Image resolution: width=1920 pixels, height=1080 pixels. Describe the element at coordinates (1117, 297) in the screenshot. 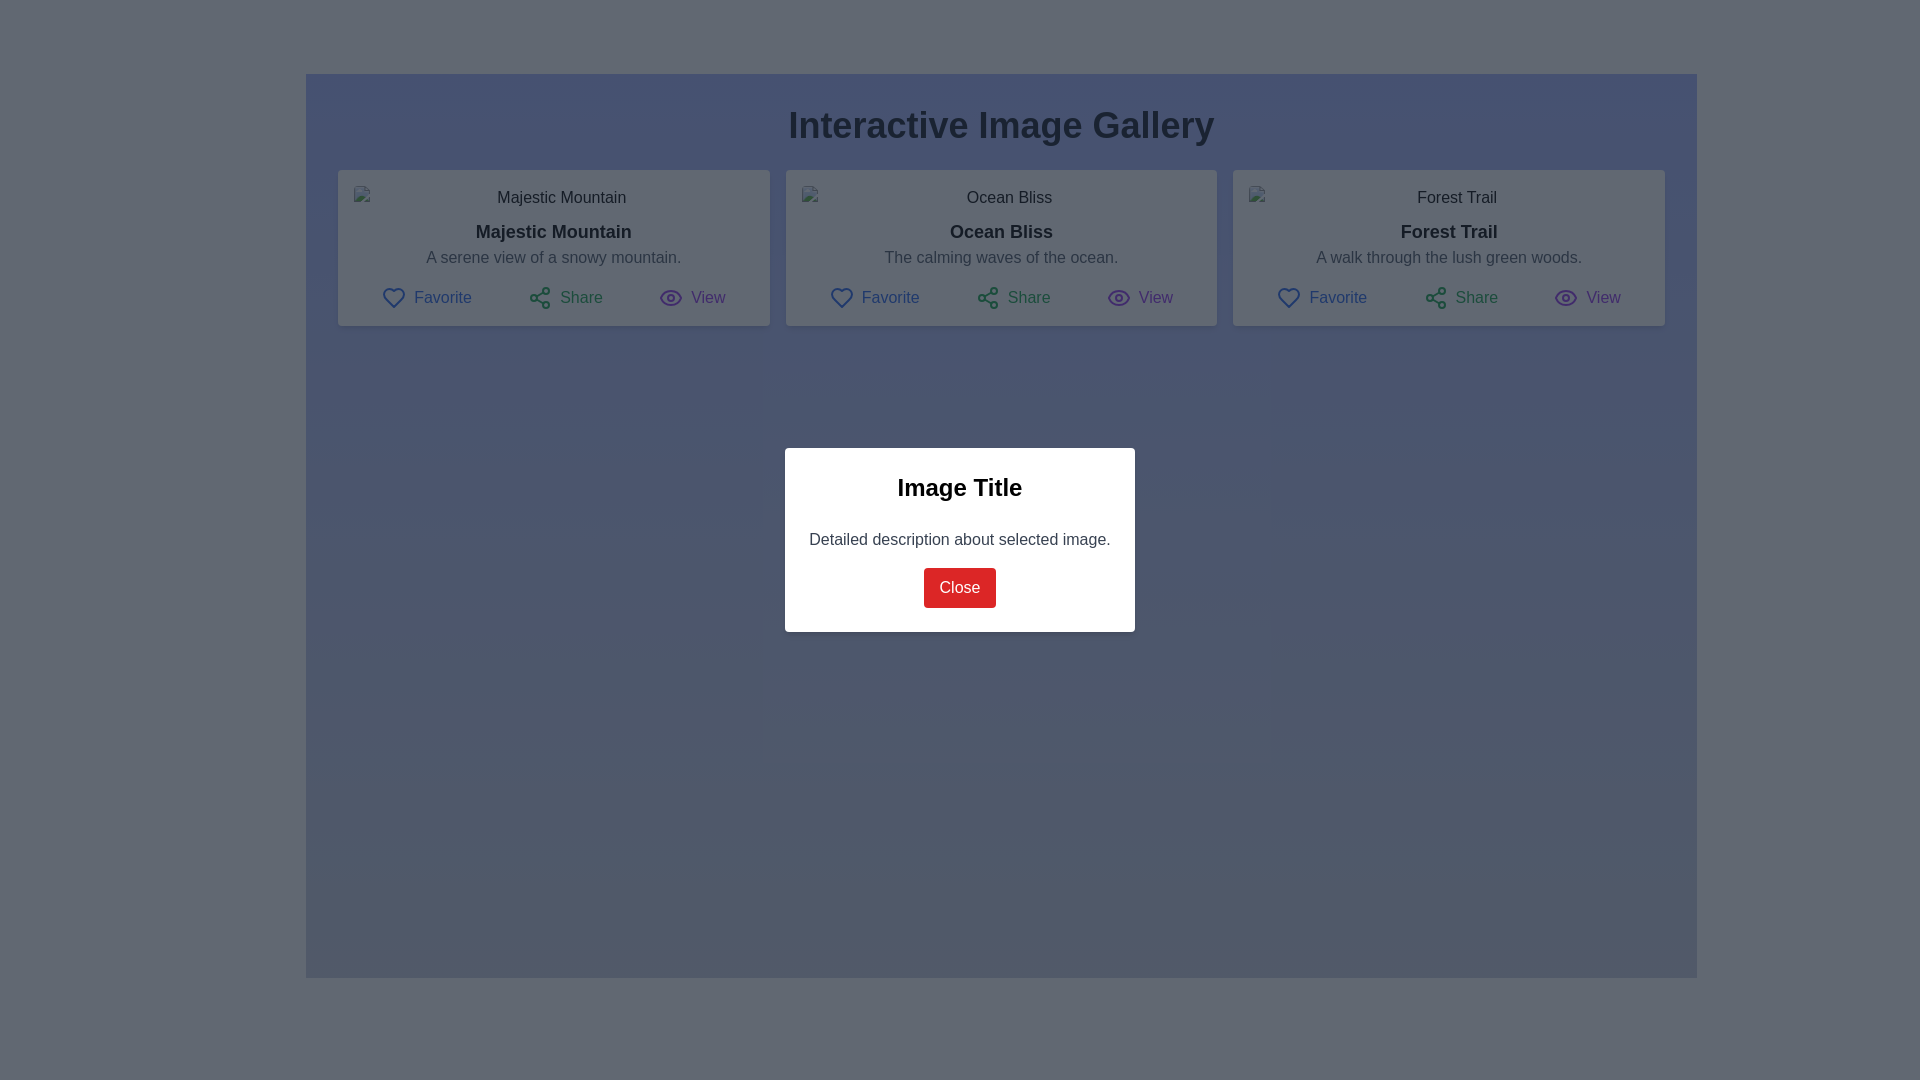

I see `the purple eye icon located to the left of the 'View' text in the button group of the 'Ocean Bliss' card` at that location.